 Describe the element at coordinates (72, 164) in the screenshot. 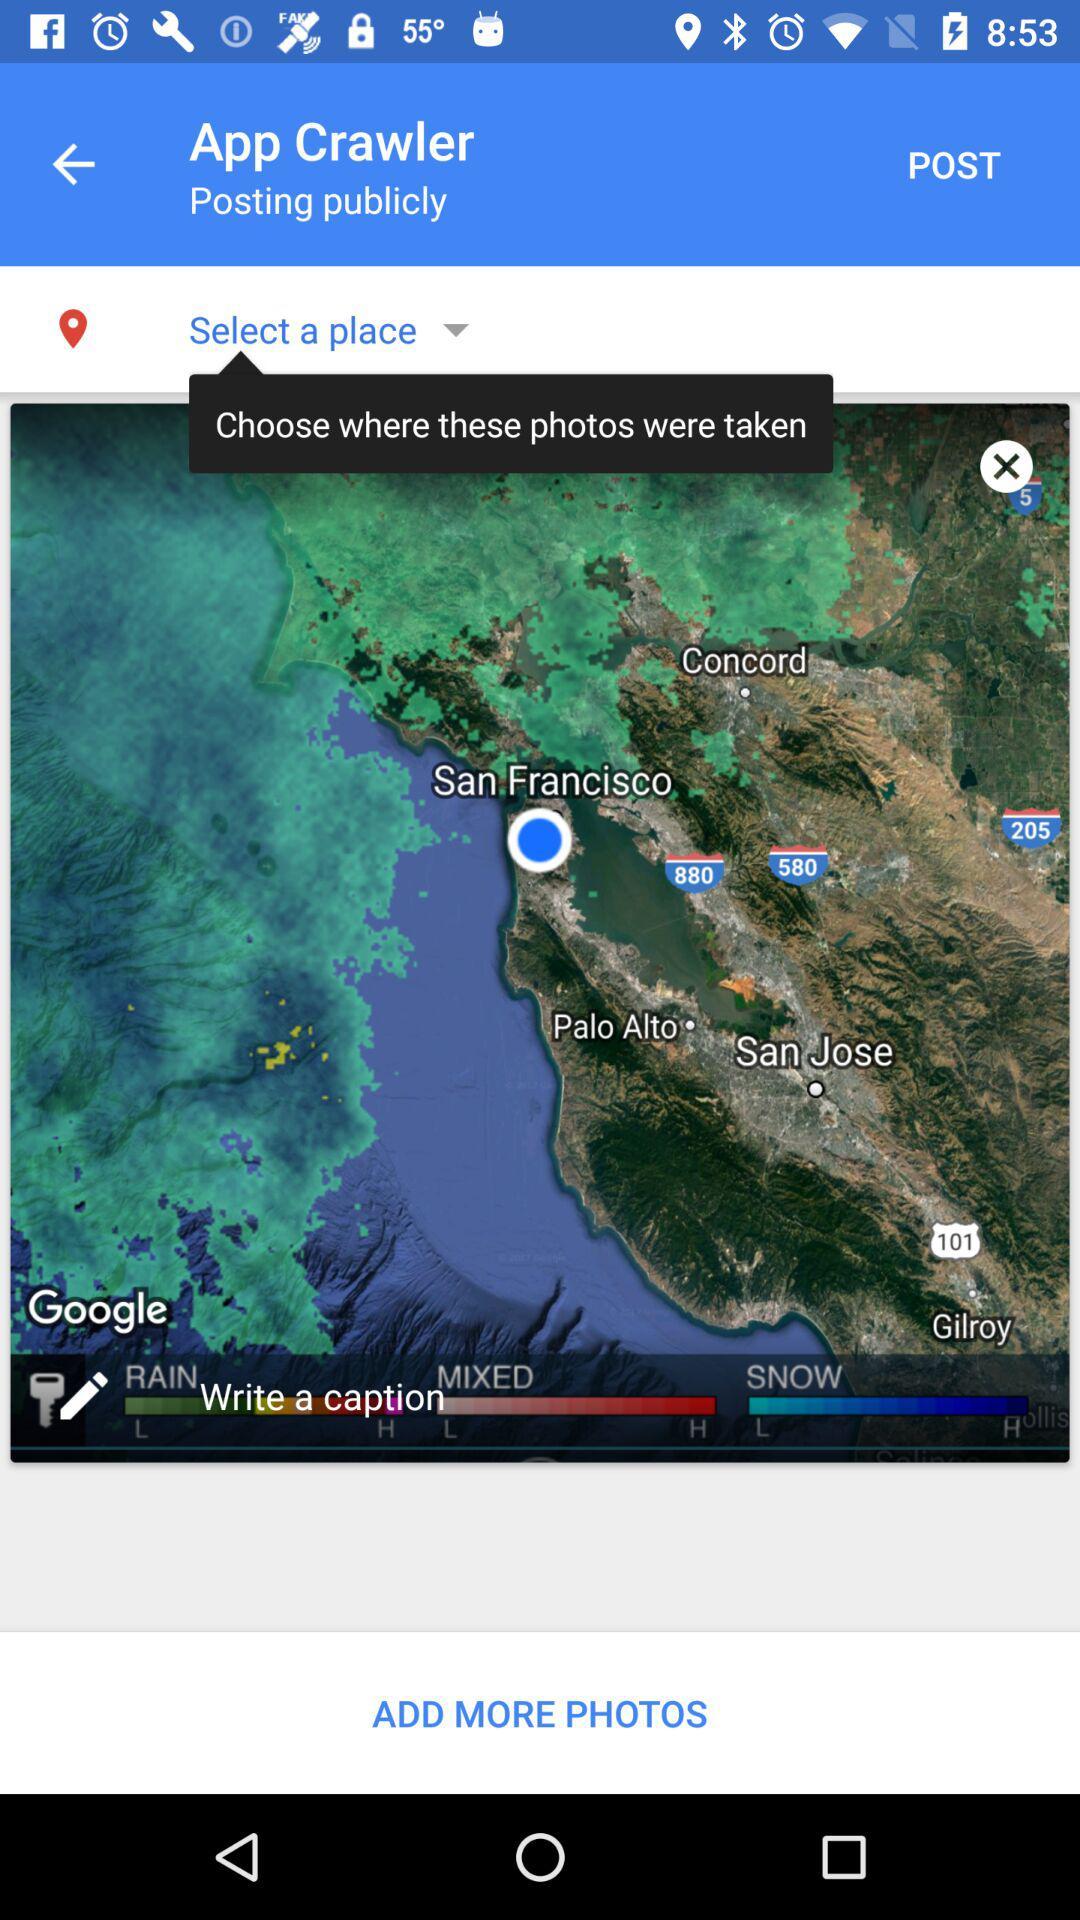

I see `item next to app crawler` at that location.